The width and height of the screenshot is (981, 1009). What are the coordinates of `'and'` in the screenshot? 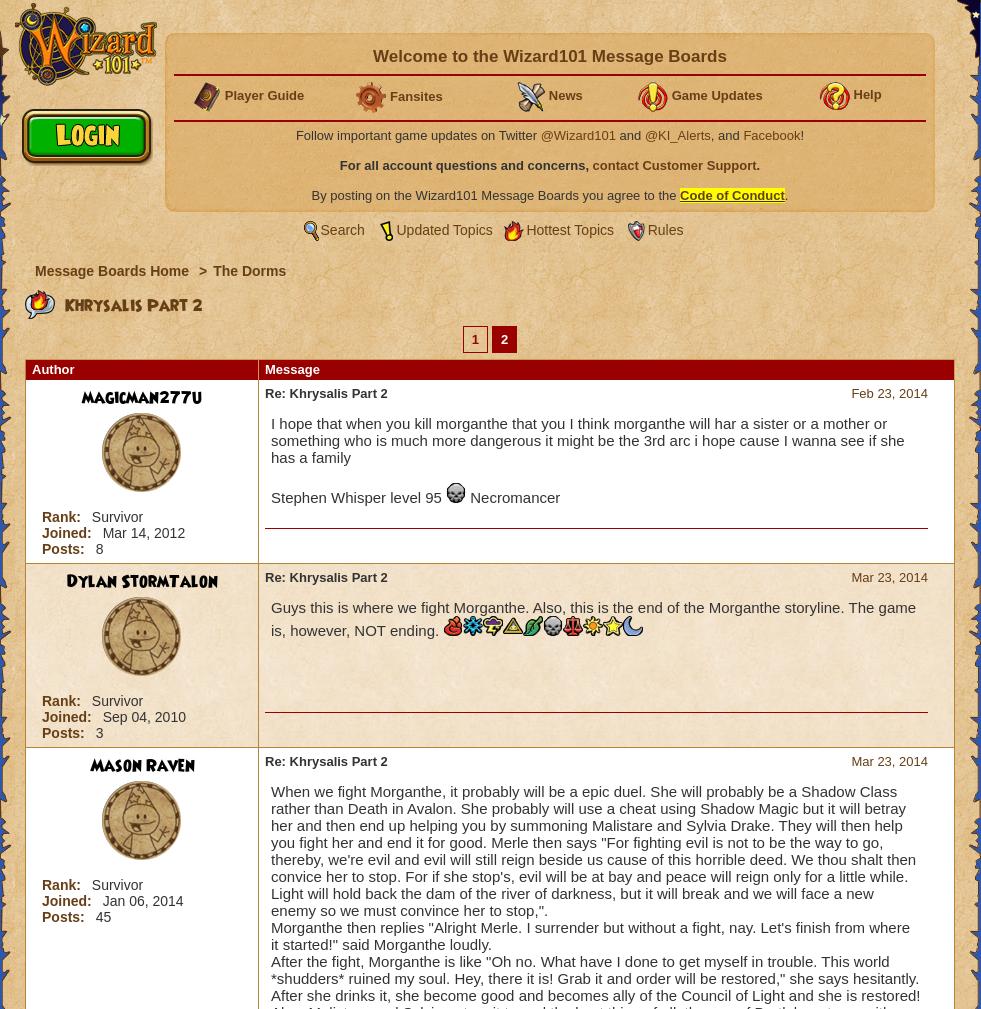 It's located at (629, 134).